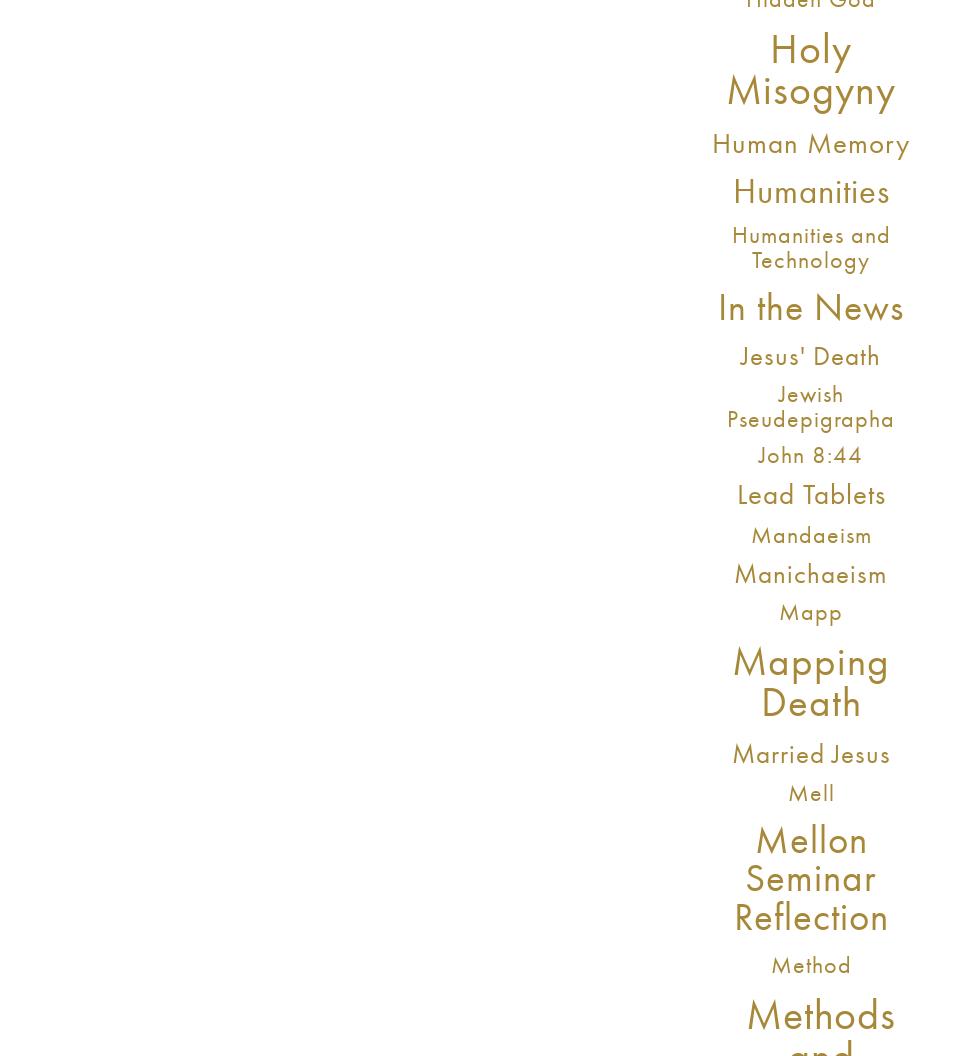  What do you see at coordinates (809, 405) in the screenshot?
I see `'Jewish Pseudepigrapha'` at bounding box center [809, 405].